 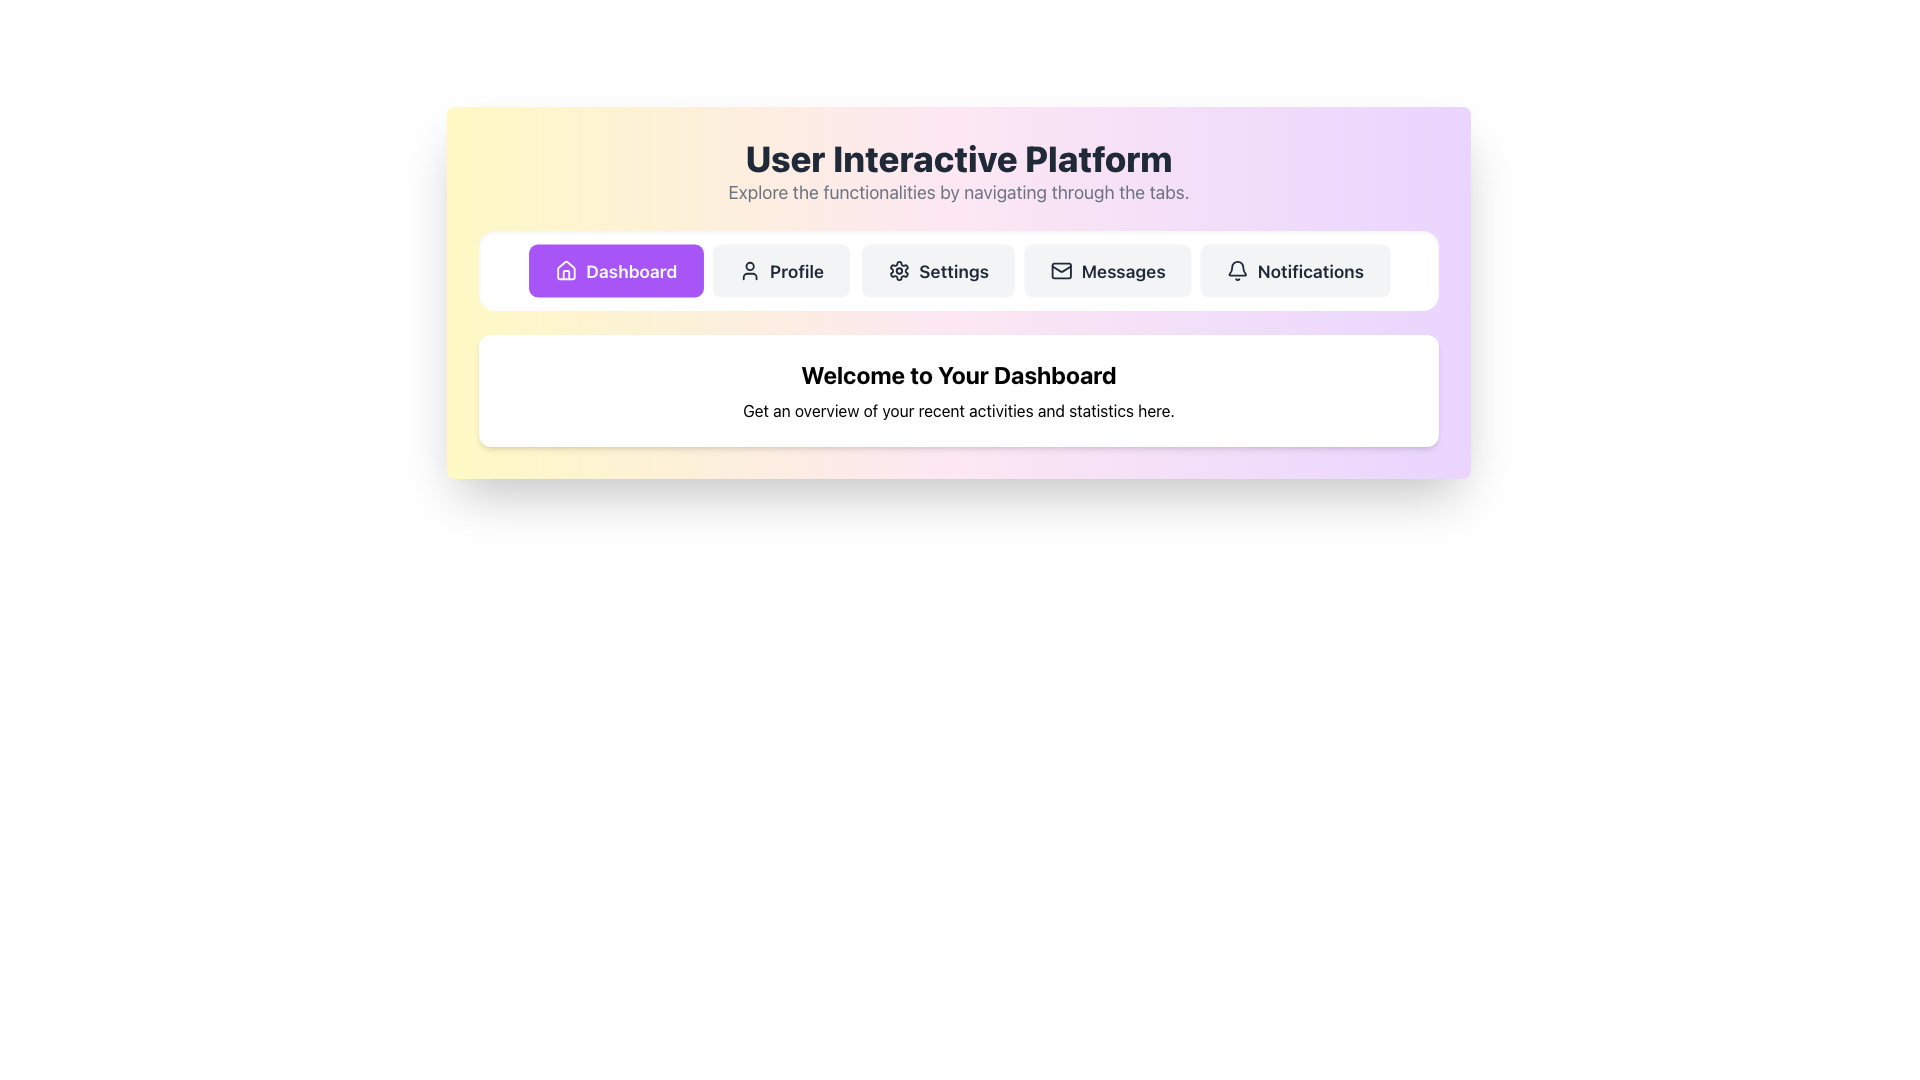 What do you see at coordinates (781, 270) in the screenshot?
I see `the 'Profile' button, which has a light gray background, dark gray text, and a user silhouette icon` at bounding box center [781, 270].